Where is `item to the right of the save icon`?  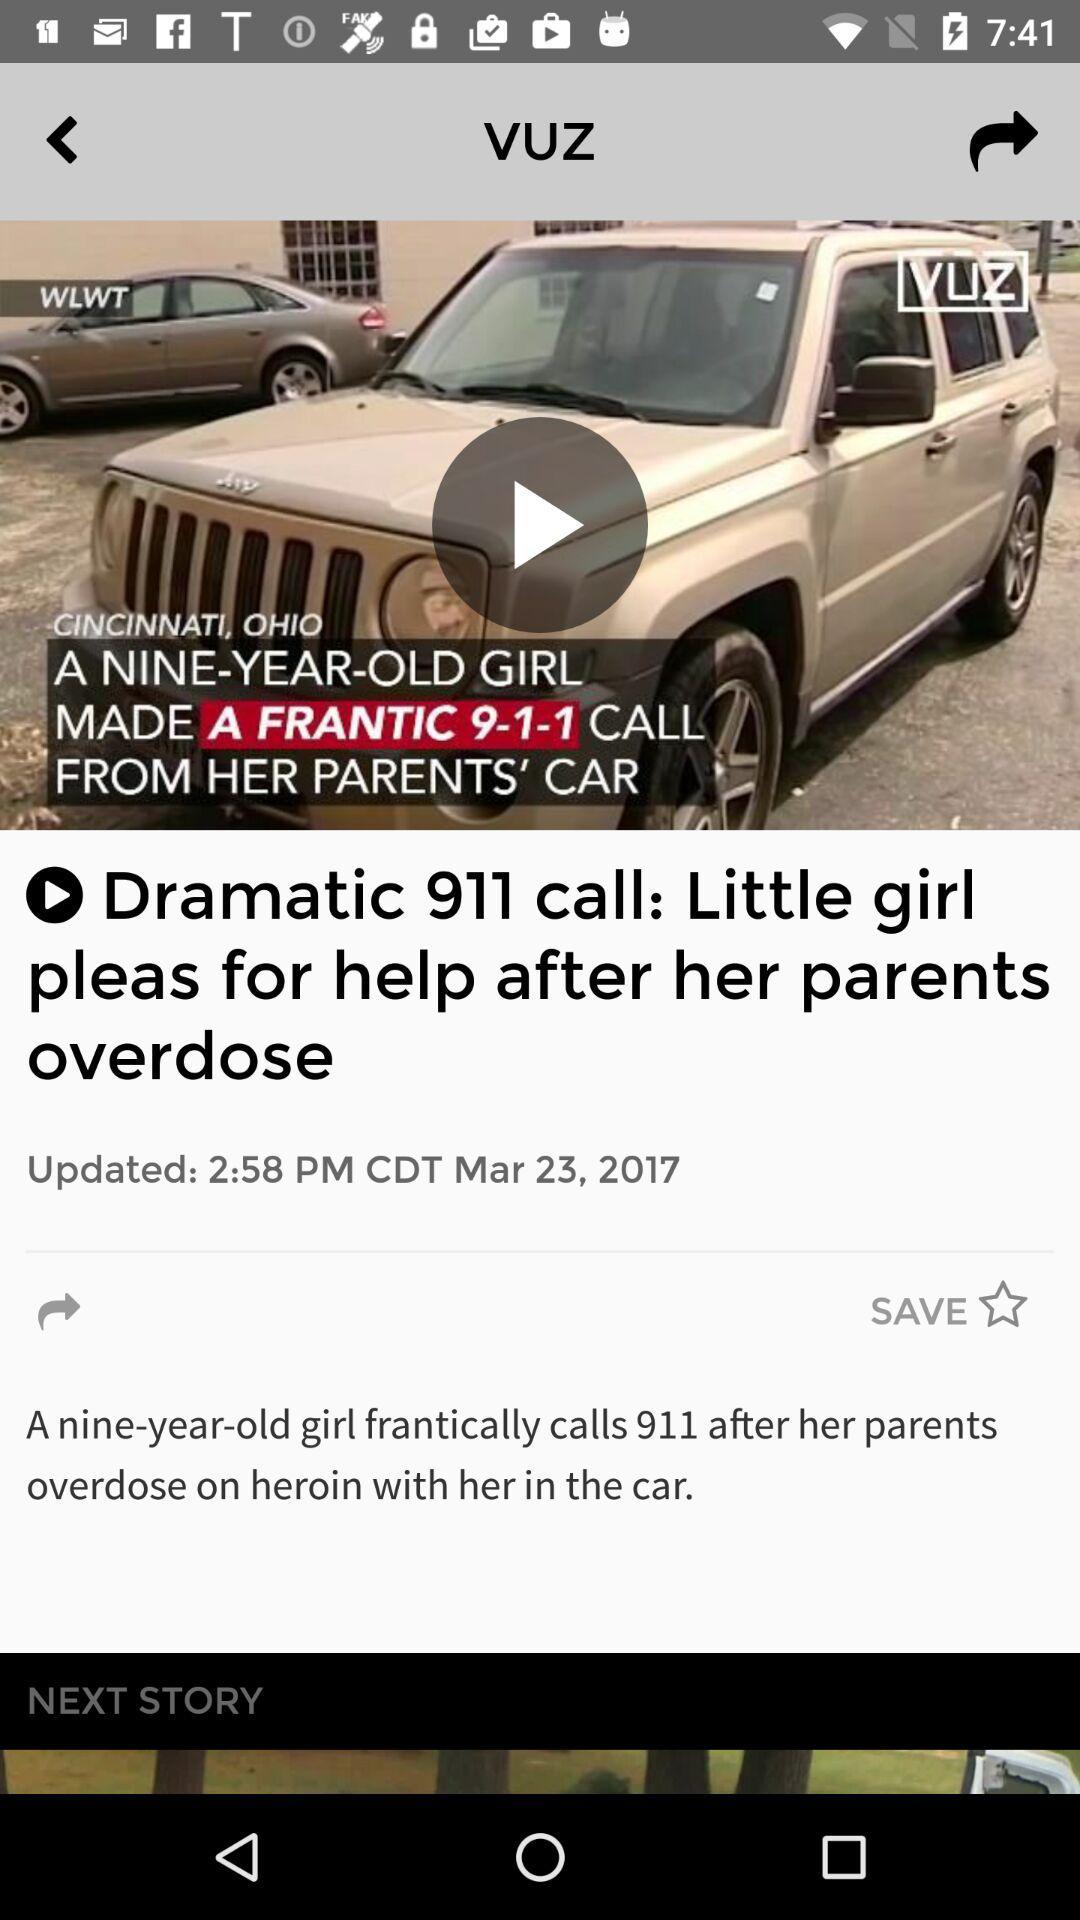
item to the right of the save icon is located at coordinates (1016, 1312).